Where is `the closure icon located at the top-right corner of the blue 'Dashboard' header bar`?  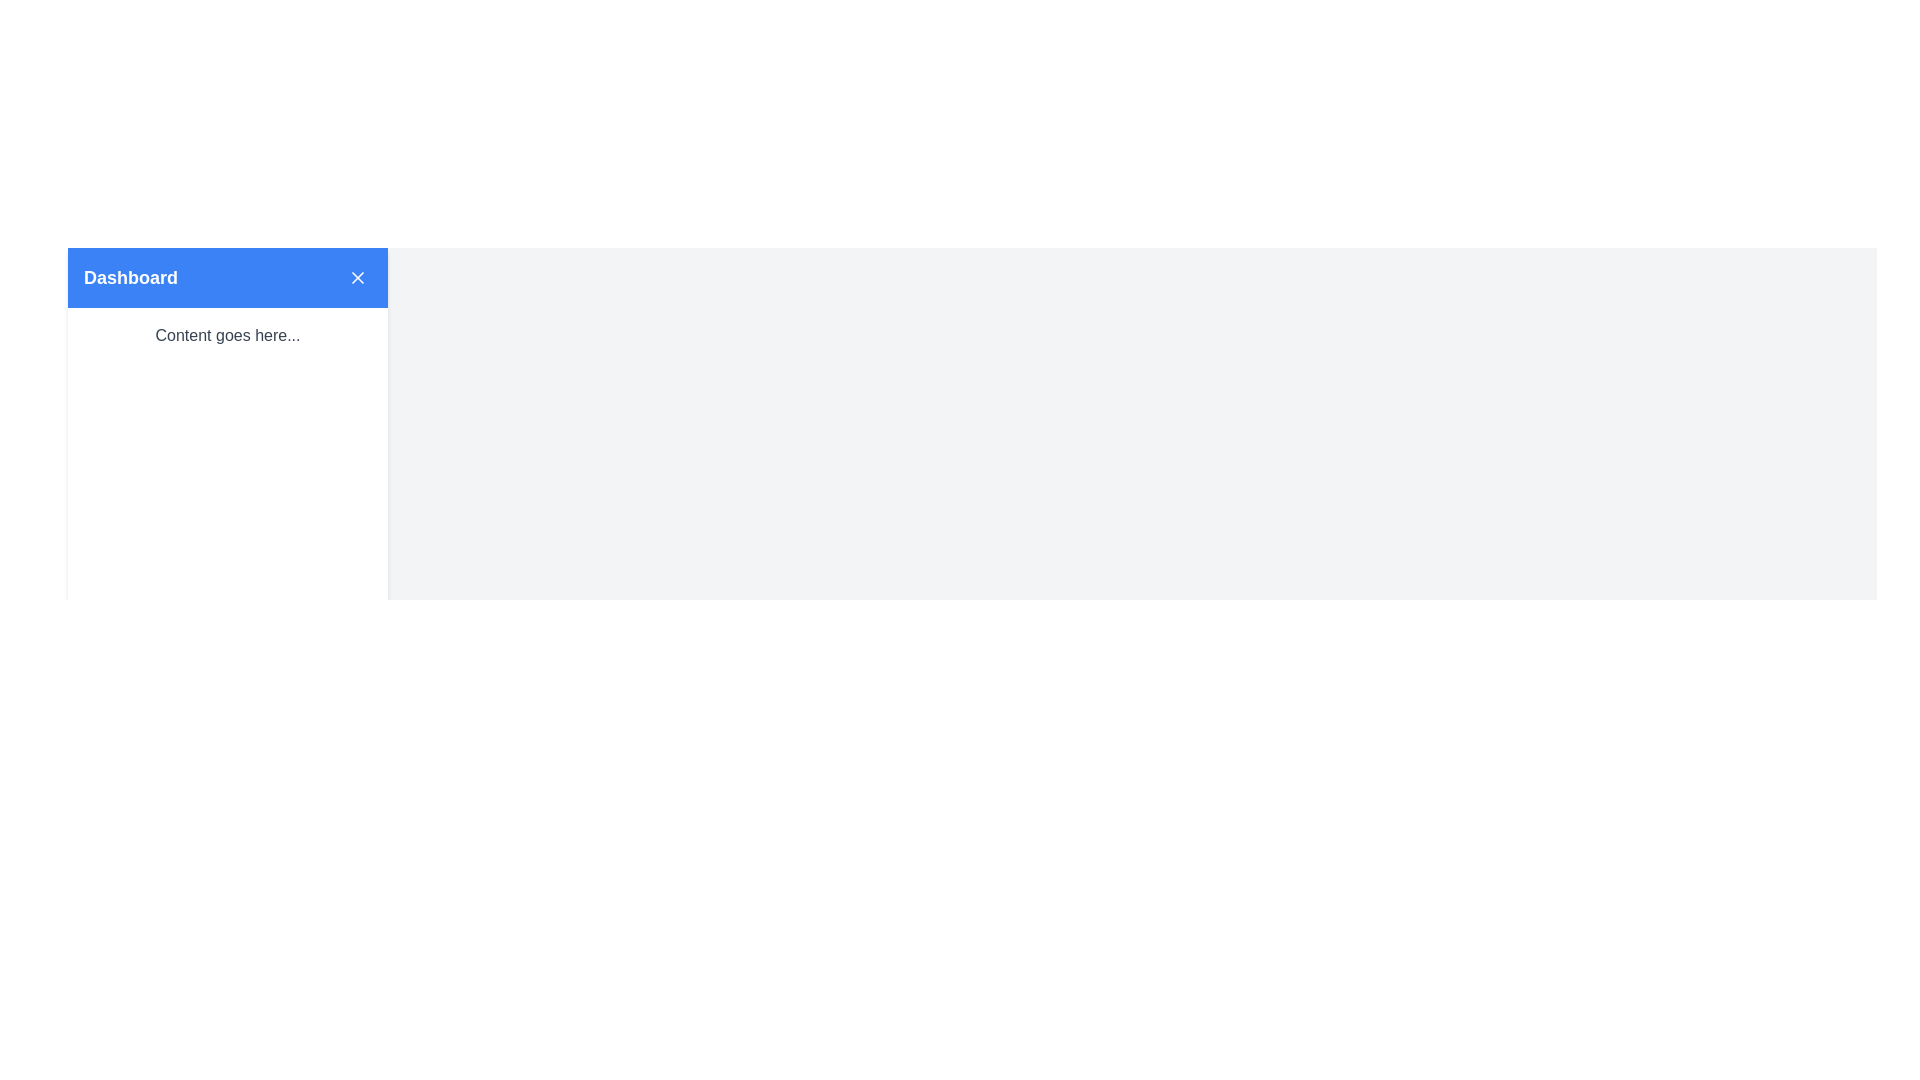
the closure icon located at the top-right corner of the blue 'Dashboard' header bar is located at coordinates (358, 277).